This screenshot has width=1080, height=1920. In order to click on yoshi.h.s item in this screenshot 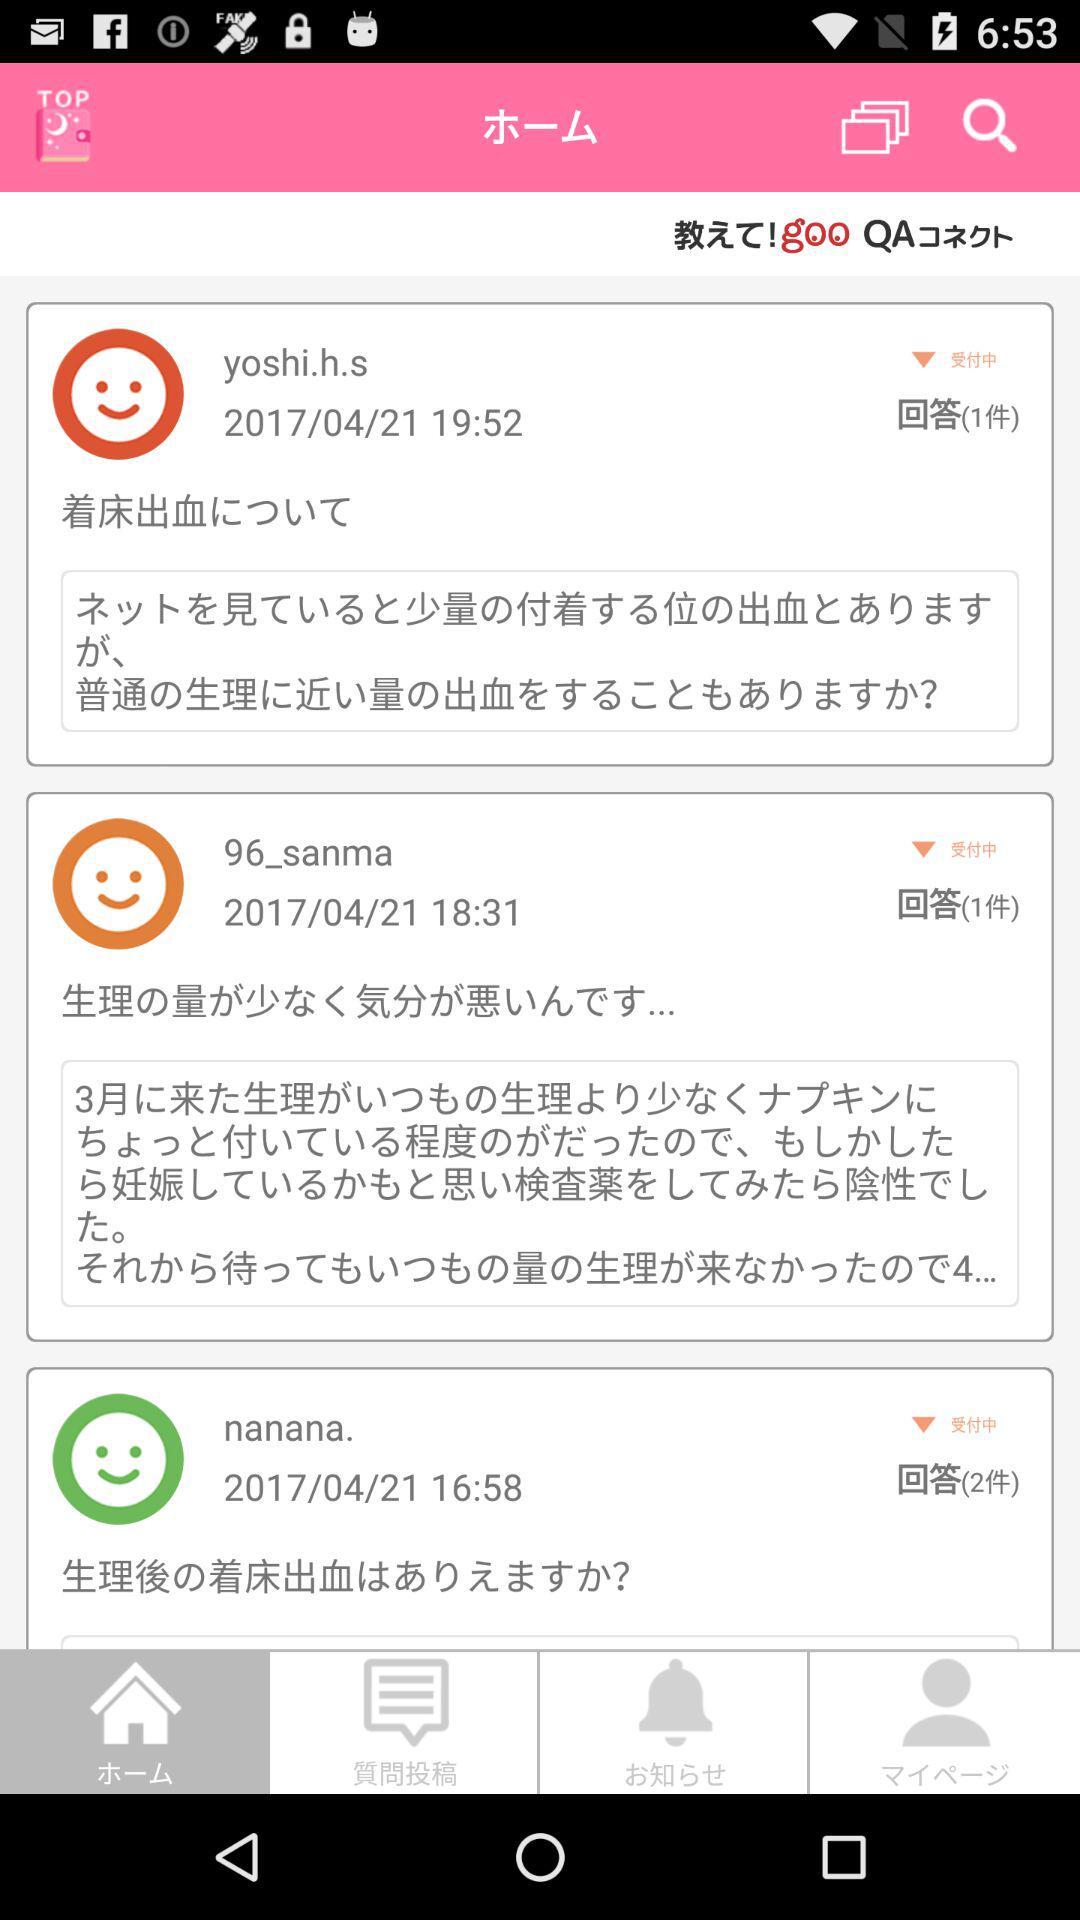, I will do `click(295, 361)`.